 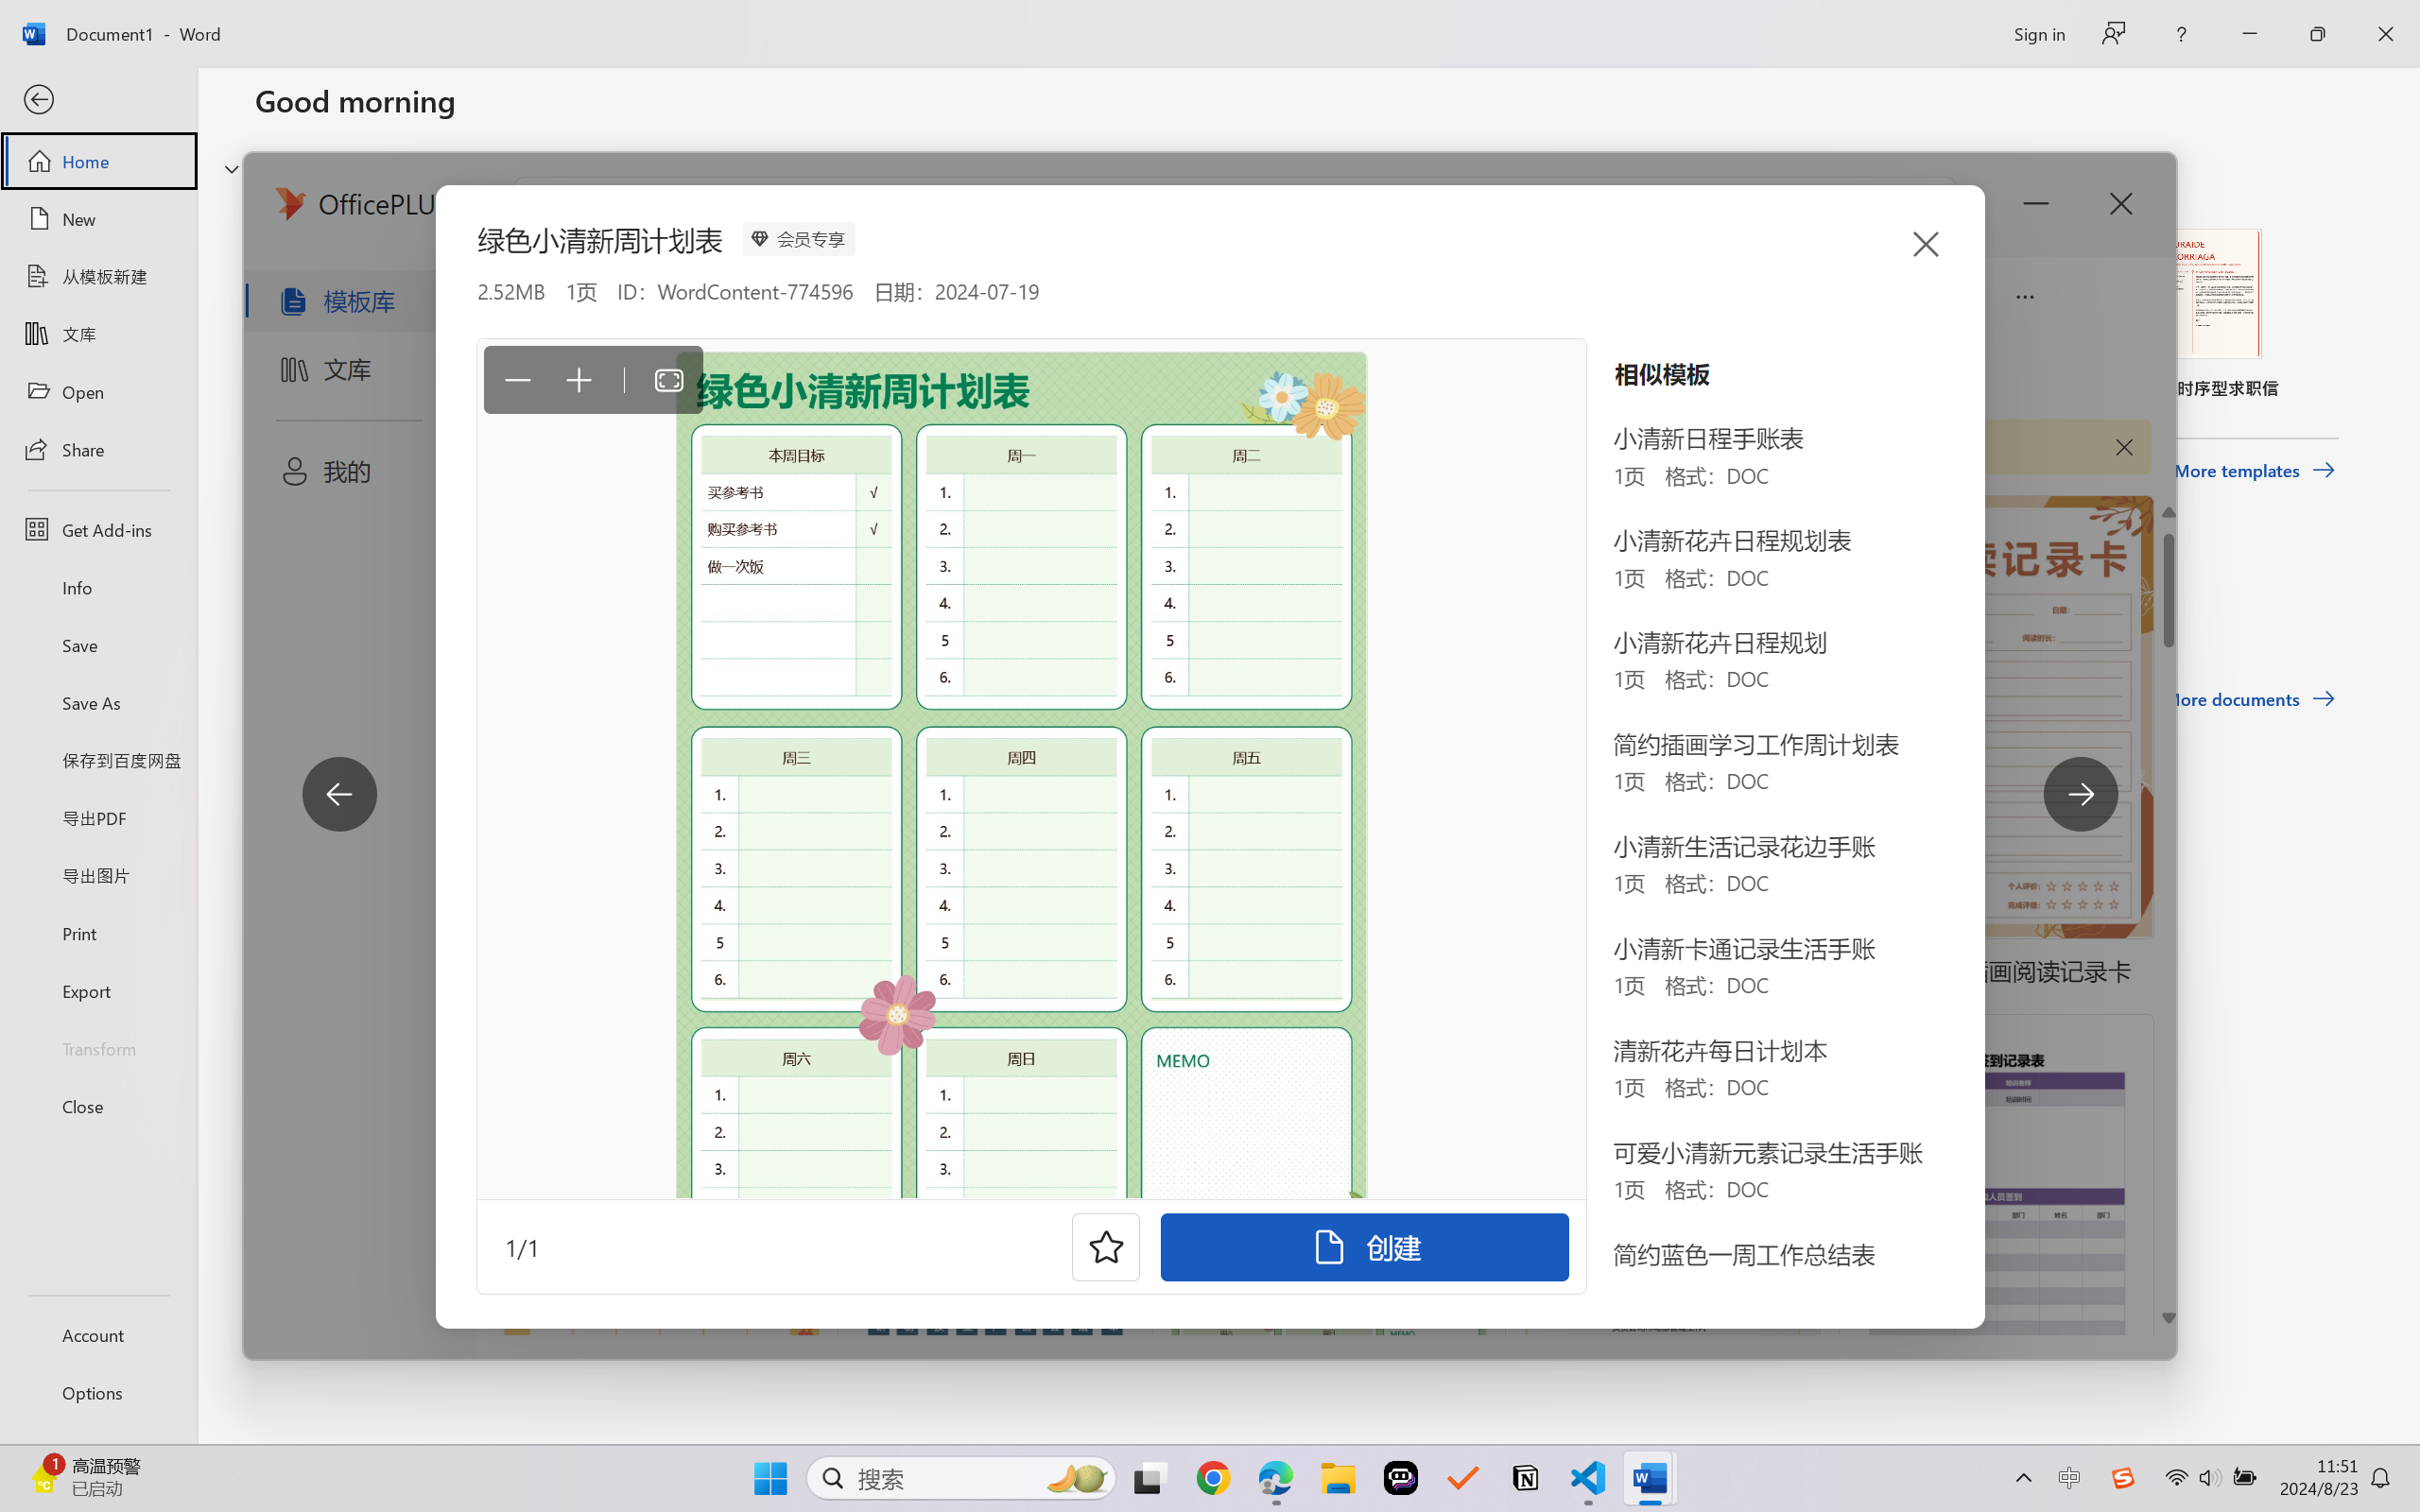 I want to click on 'Save As', so click(x=97, y=702).